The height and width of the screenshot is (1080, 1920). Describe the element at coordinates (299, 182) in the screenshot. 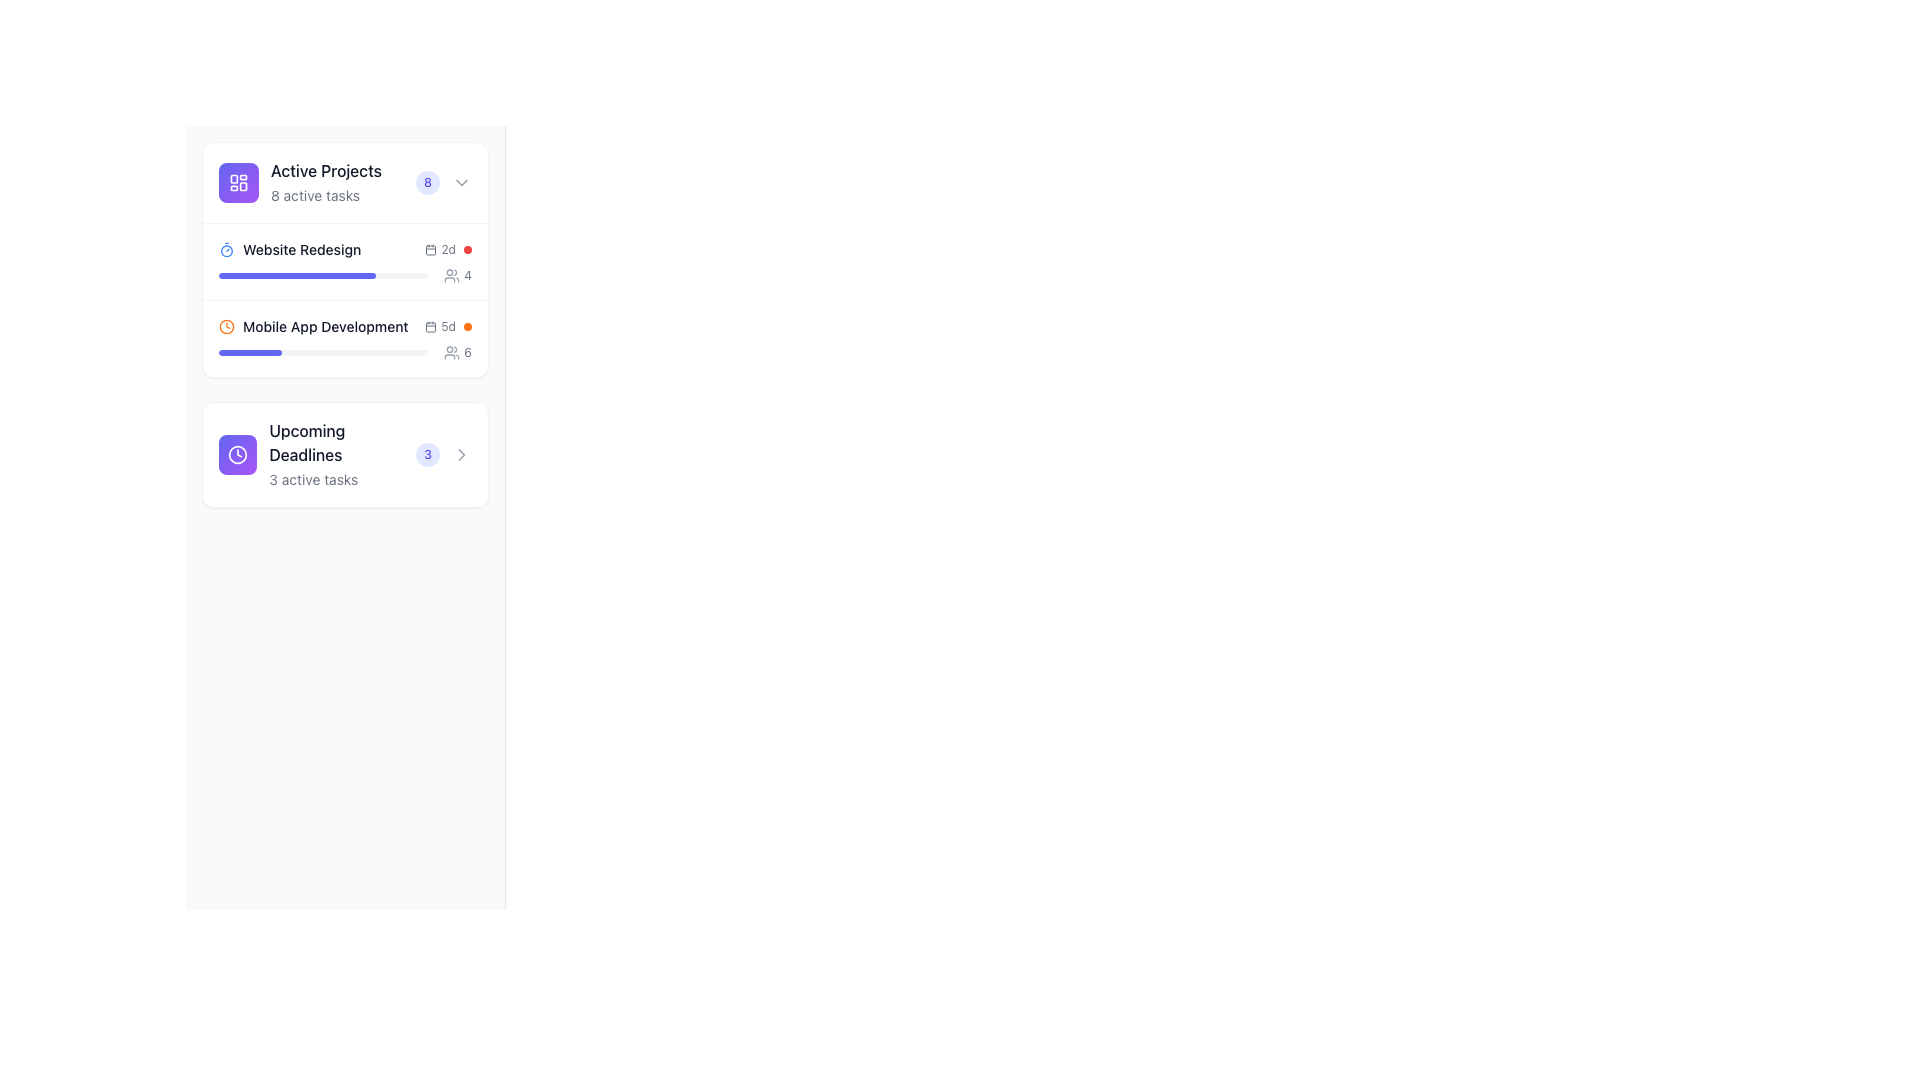

I see `header 'Active Projects' and the subheading '8 active tasks' from the text label with an indigo-to-purple gradient icon located at the upper section of the card component` at that location.